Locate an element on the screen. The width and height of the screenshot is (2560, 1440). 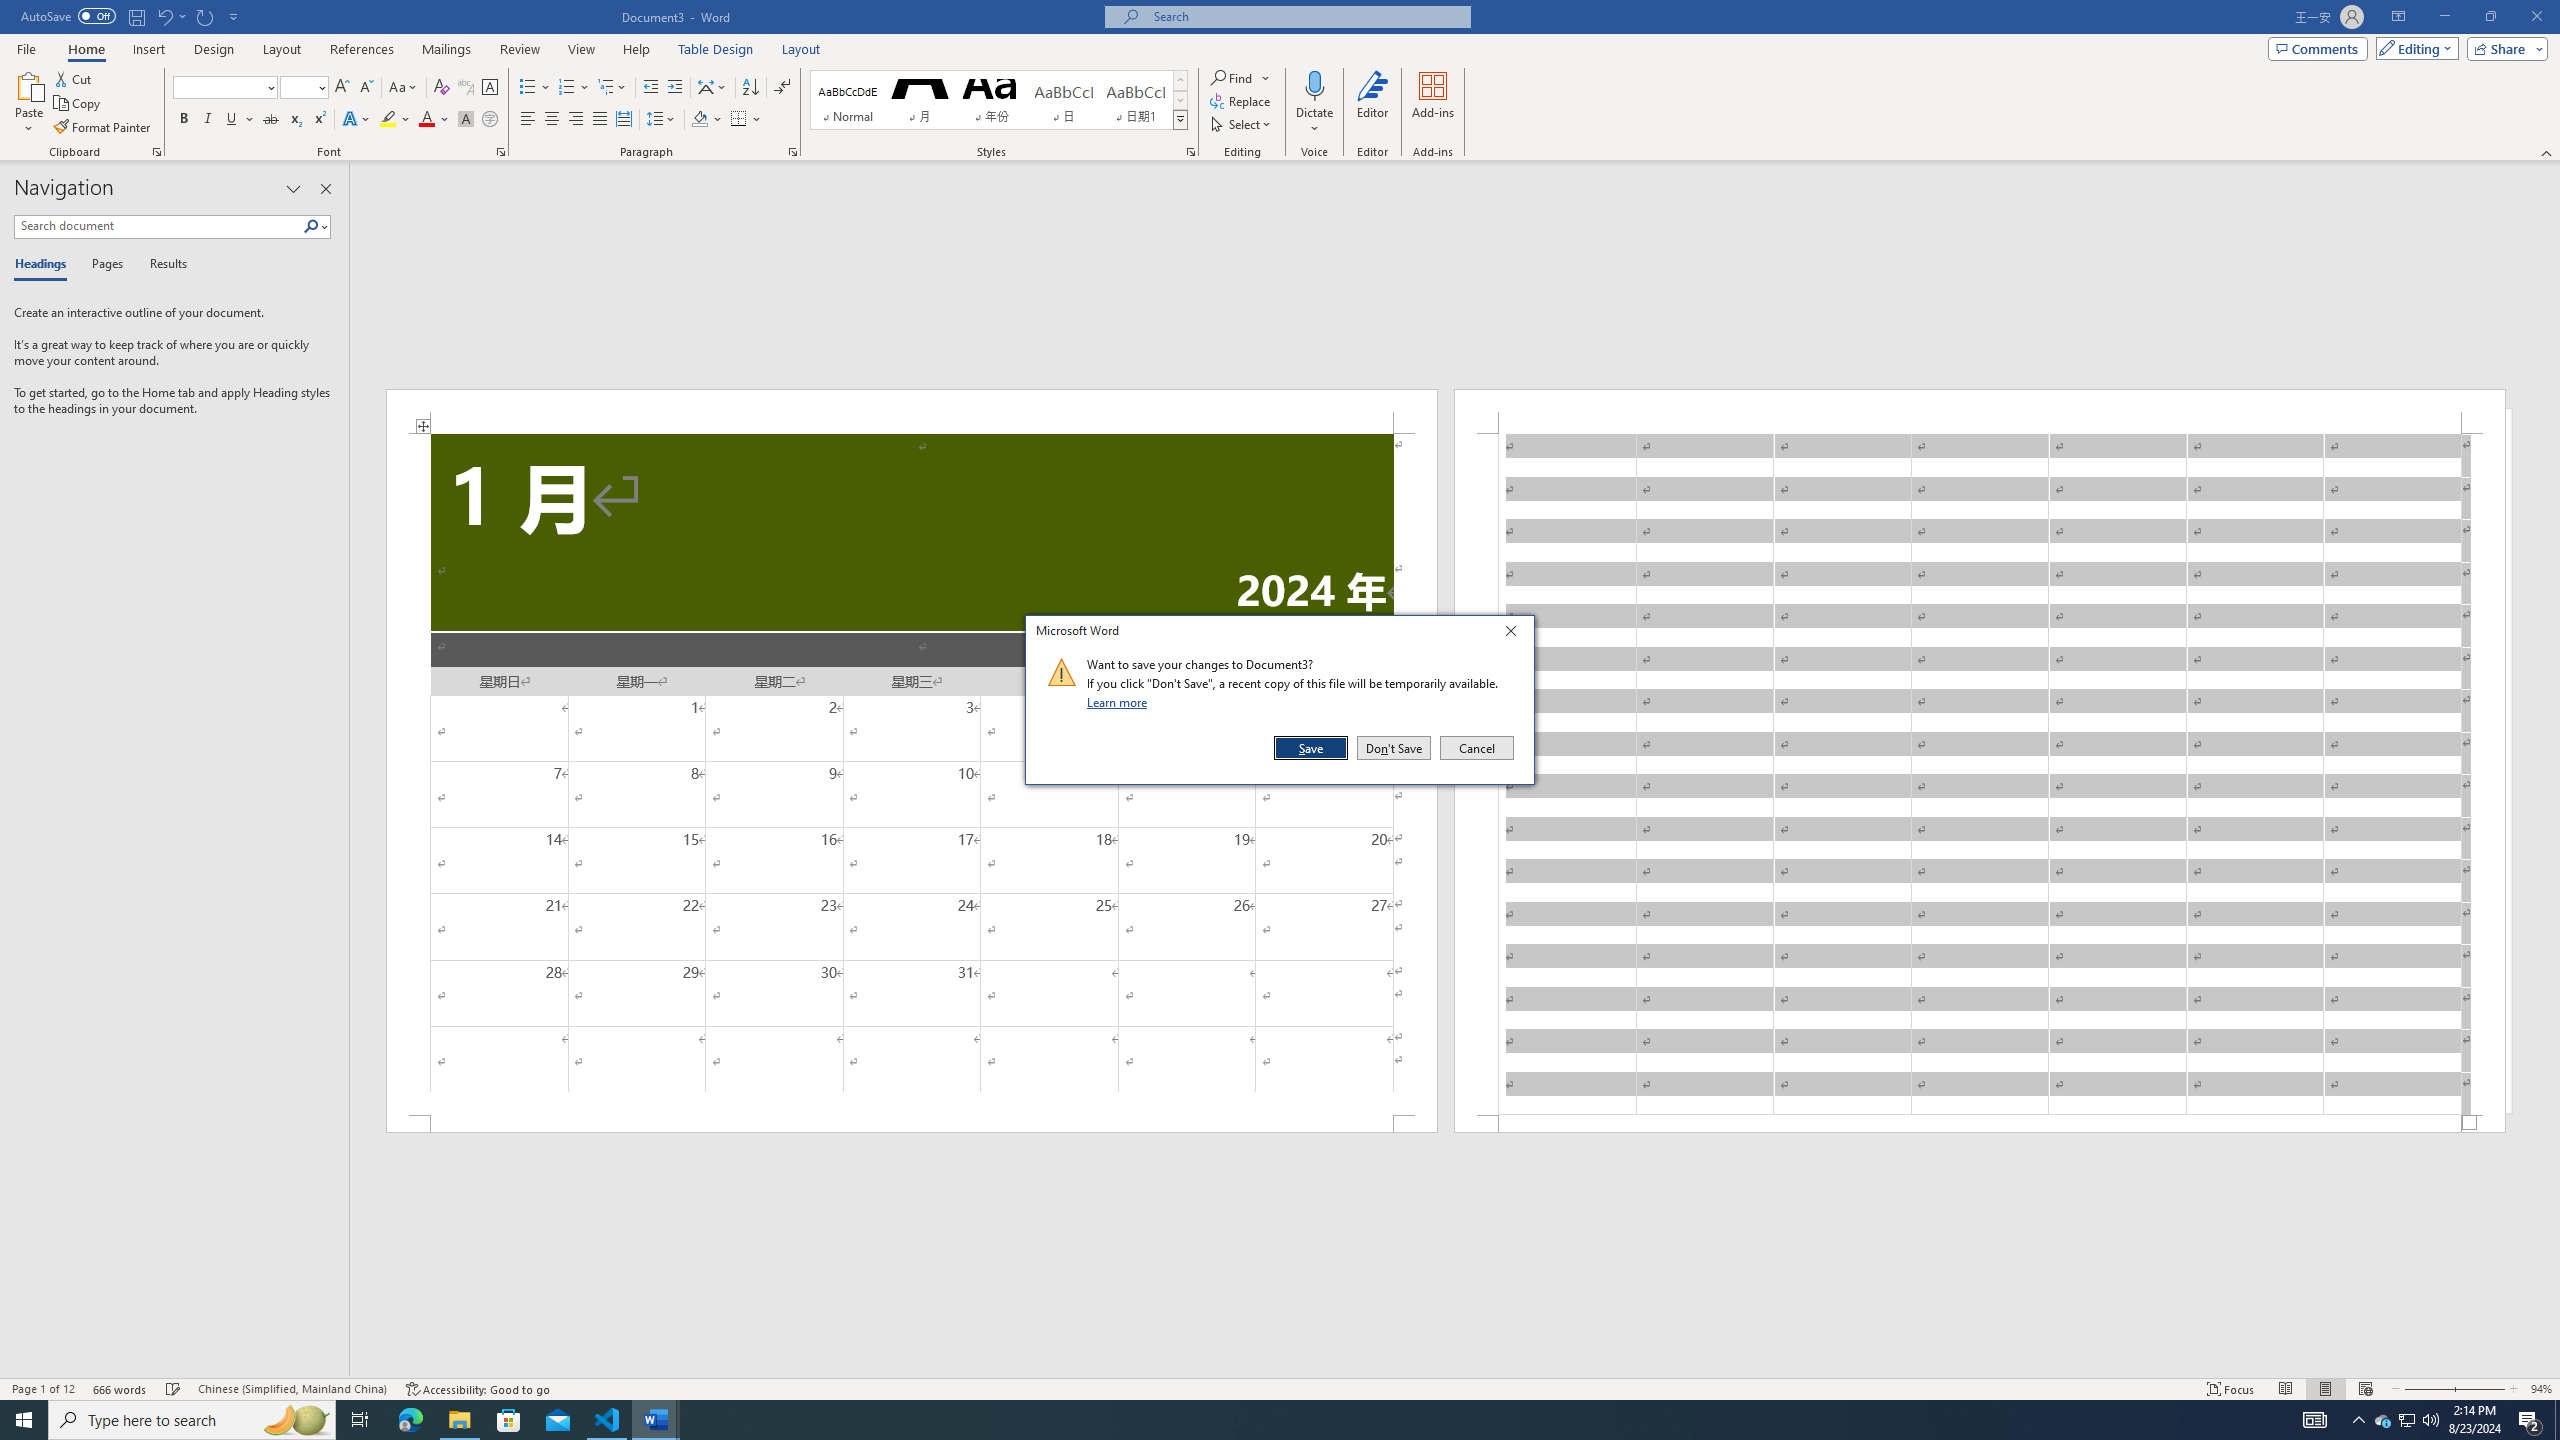
'View' is located at coordinates (582, 49).